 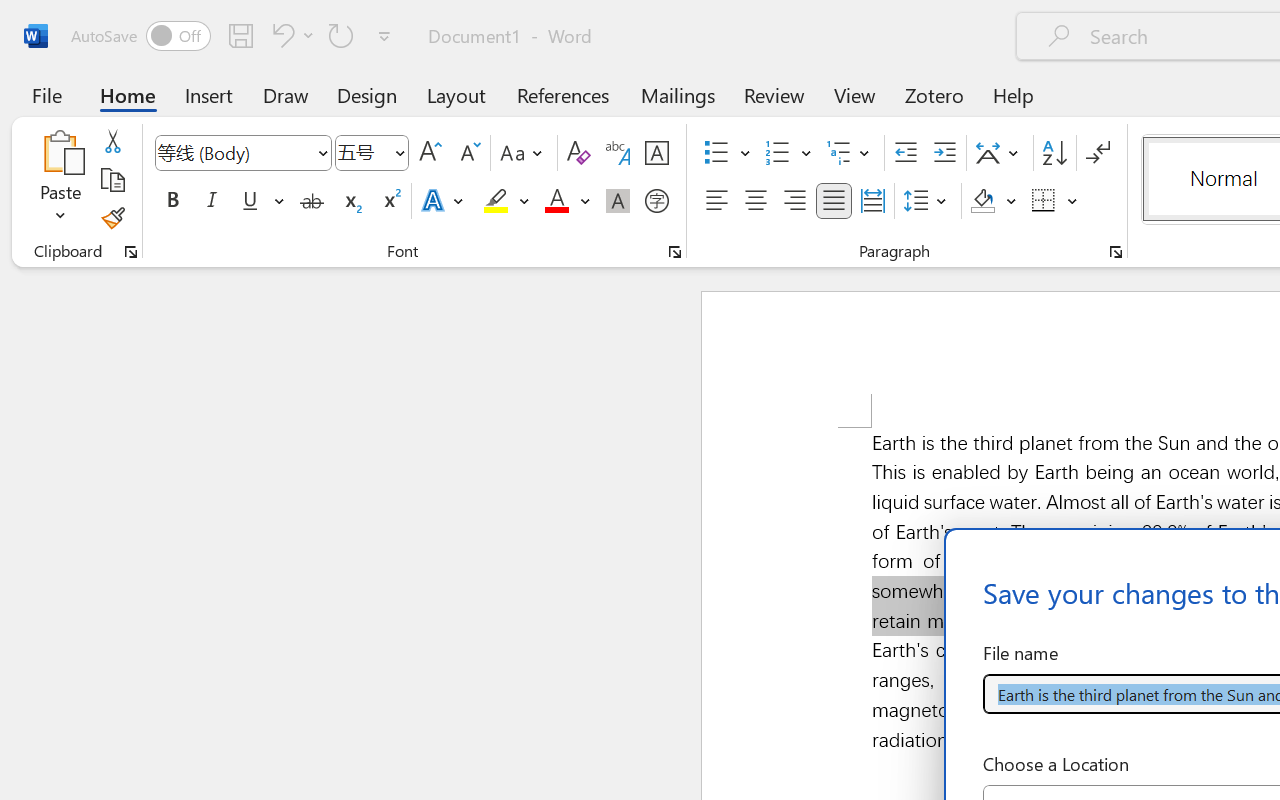 I want to click on 'Grow Font', so click(x=429, y=153).